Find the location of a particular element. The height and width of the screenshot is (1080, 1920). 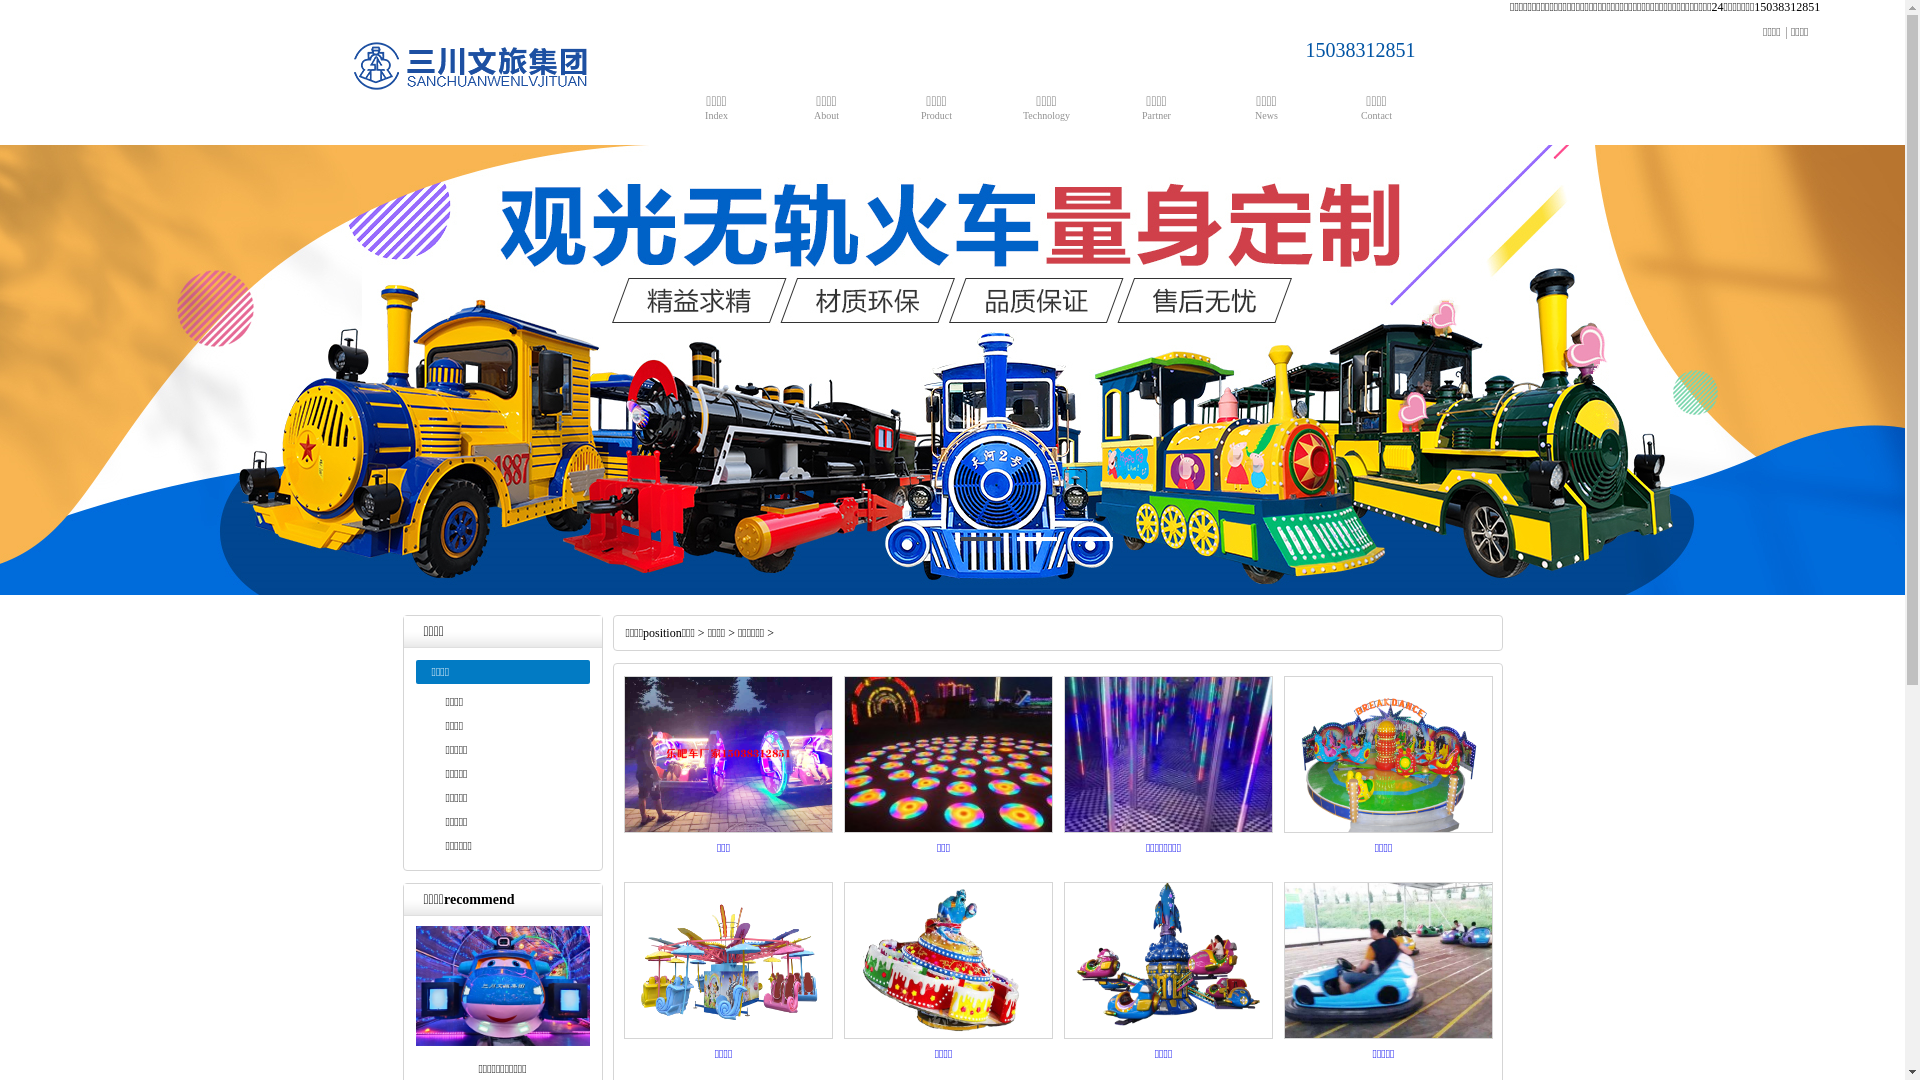

'15038312851' is located at coordinates (1255, 49).